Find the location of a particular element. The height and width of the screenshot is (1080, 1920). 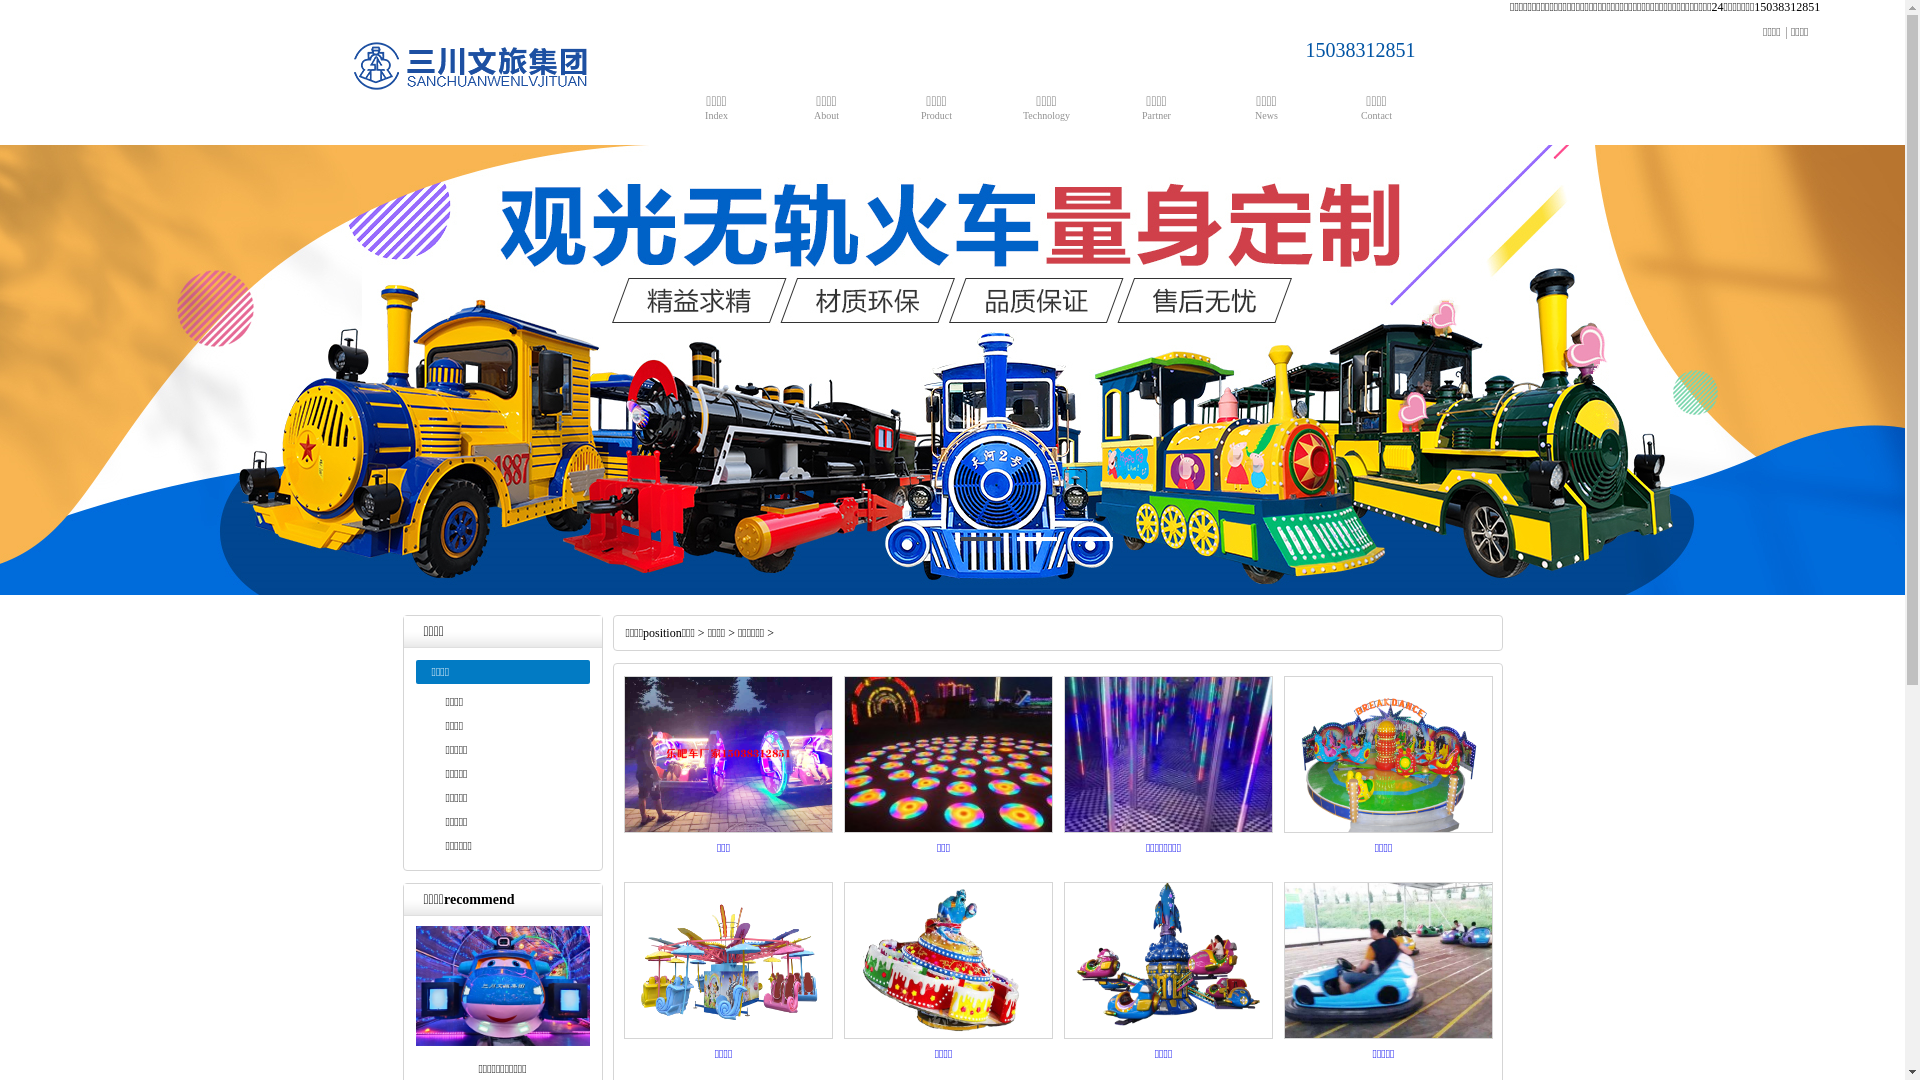

'15038312851' is located at coordinates (1255, 49).